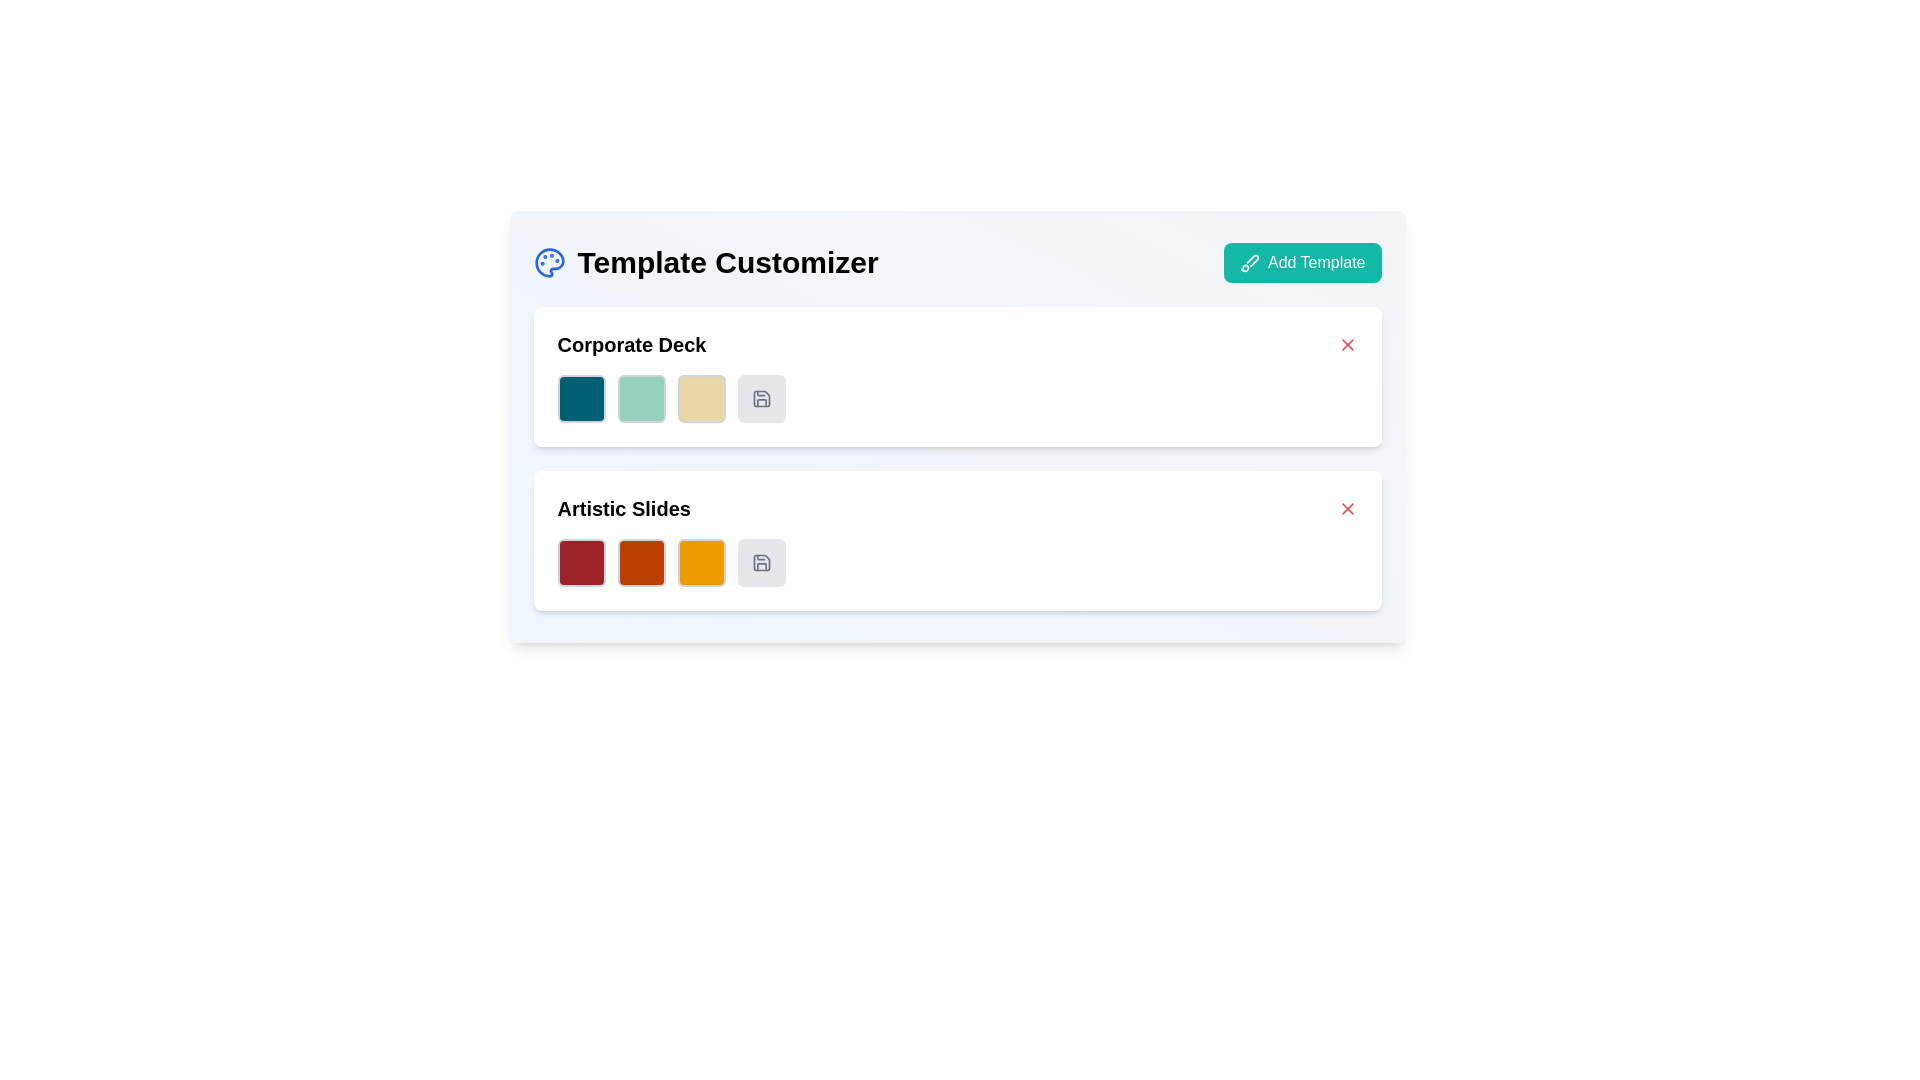 This screenshot has height=1080, width=1920. I want to click on the close icon represented by an 'X' shape within the SVG in the Template Customizer interface, so click(1347, 508).